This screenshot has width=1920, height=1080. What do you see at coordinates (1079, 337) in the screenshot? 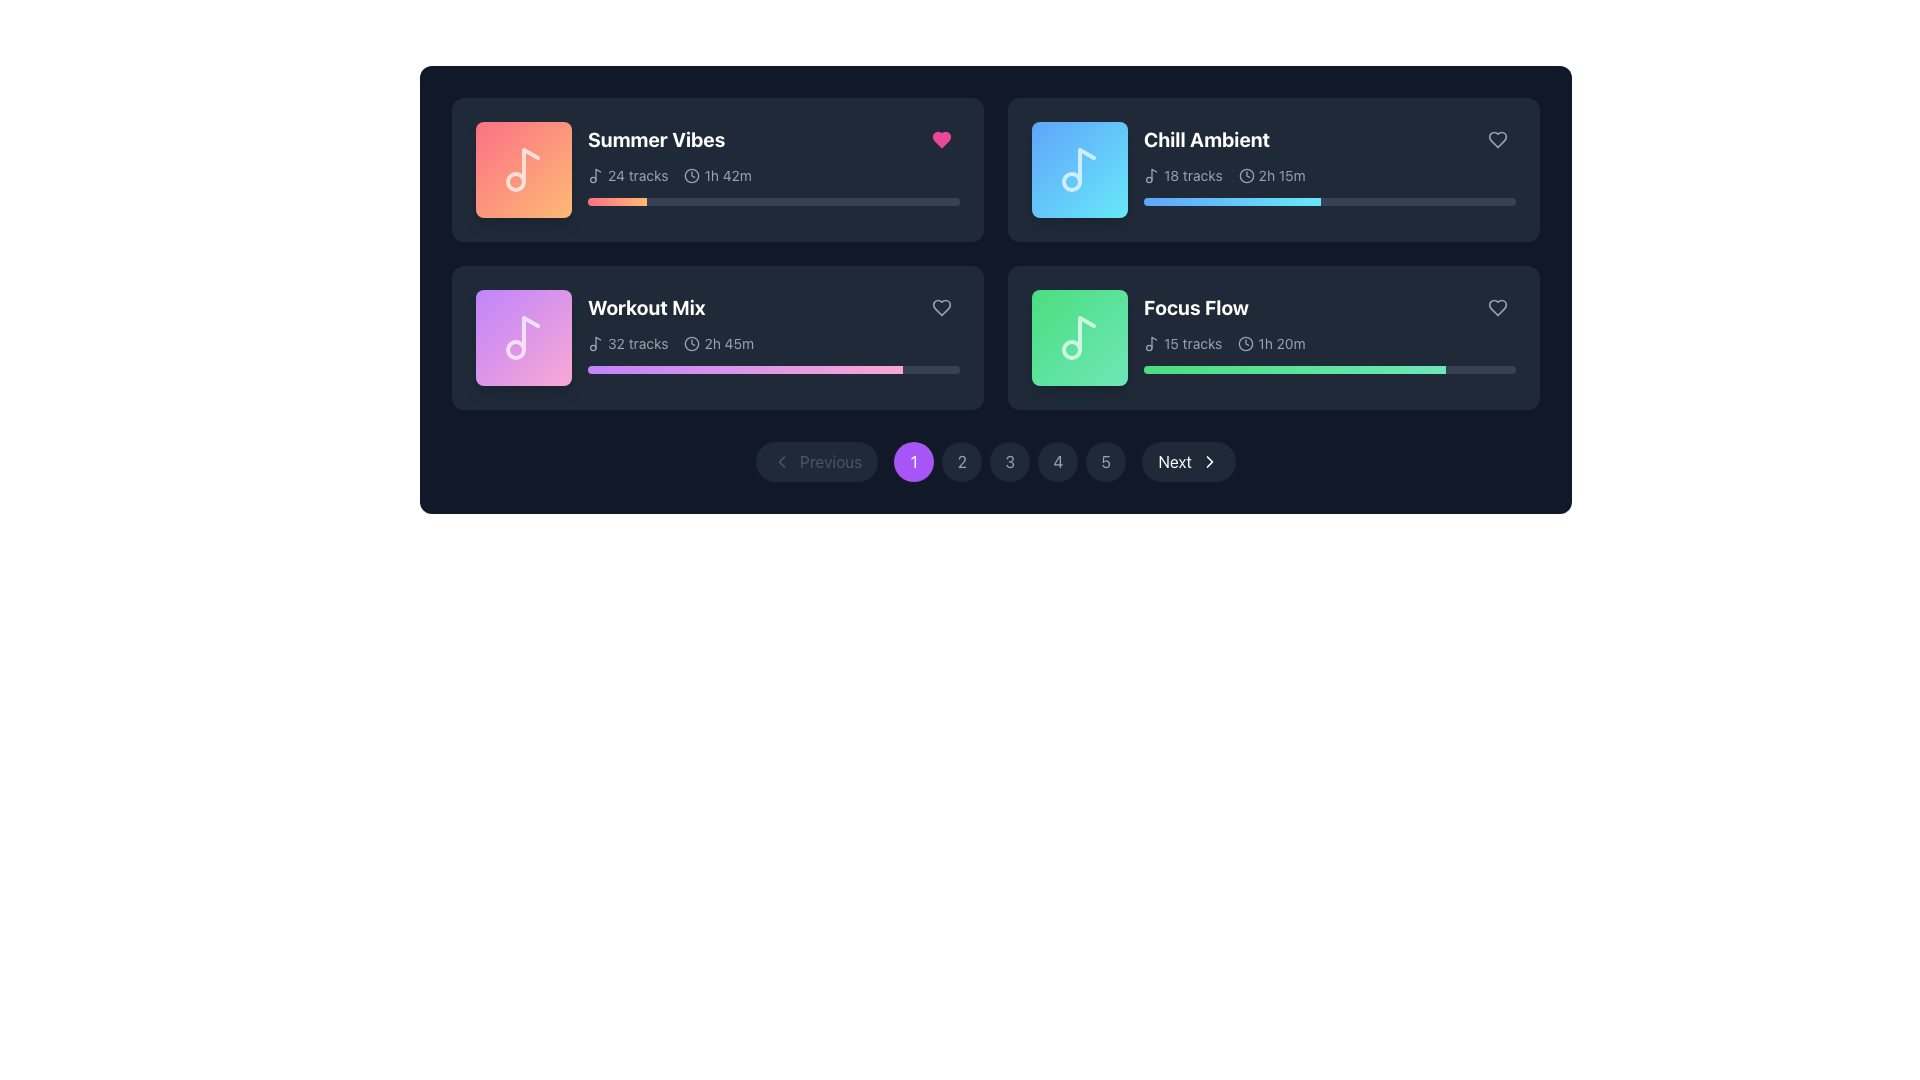
I see `the play button located centrally within the green section for 'Focus Flow'` at bounding box center [1079, 337].